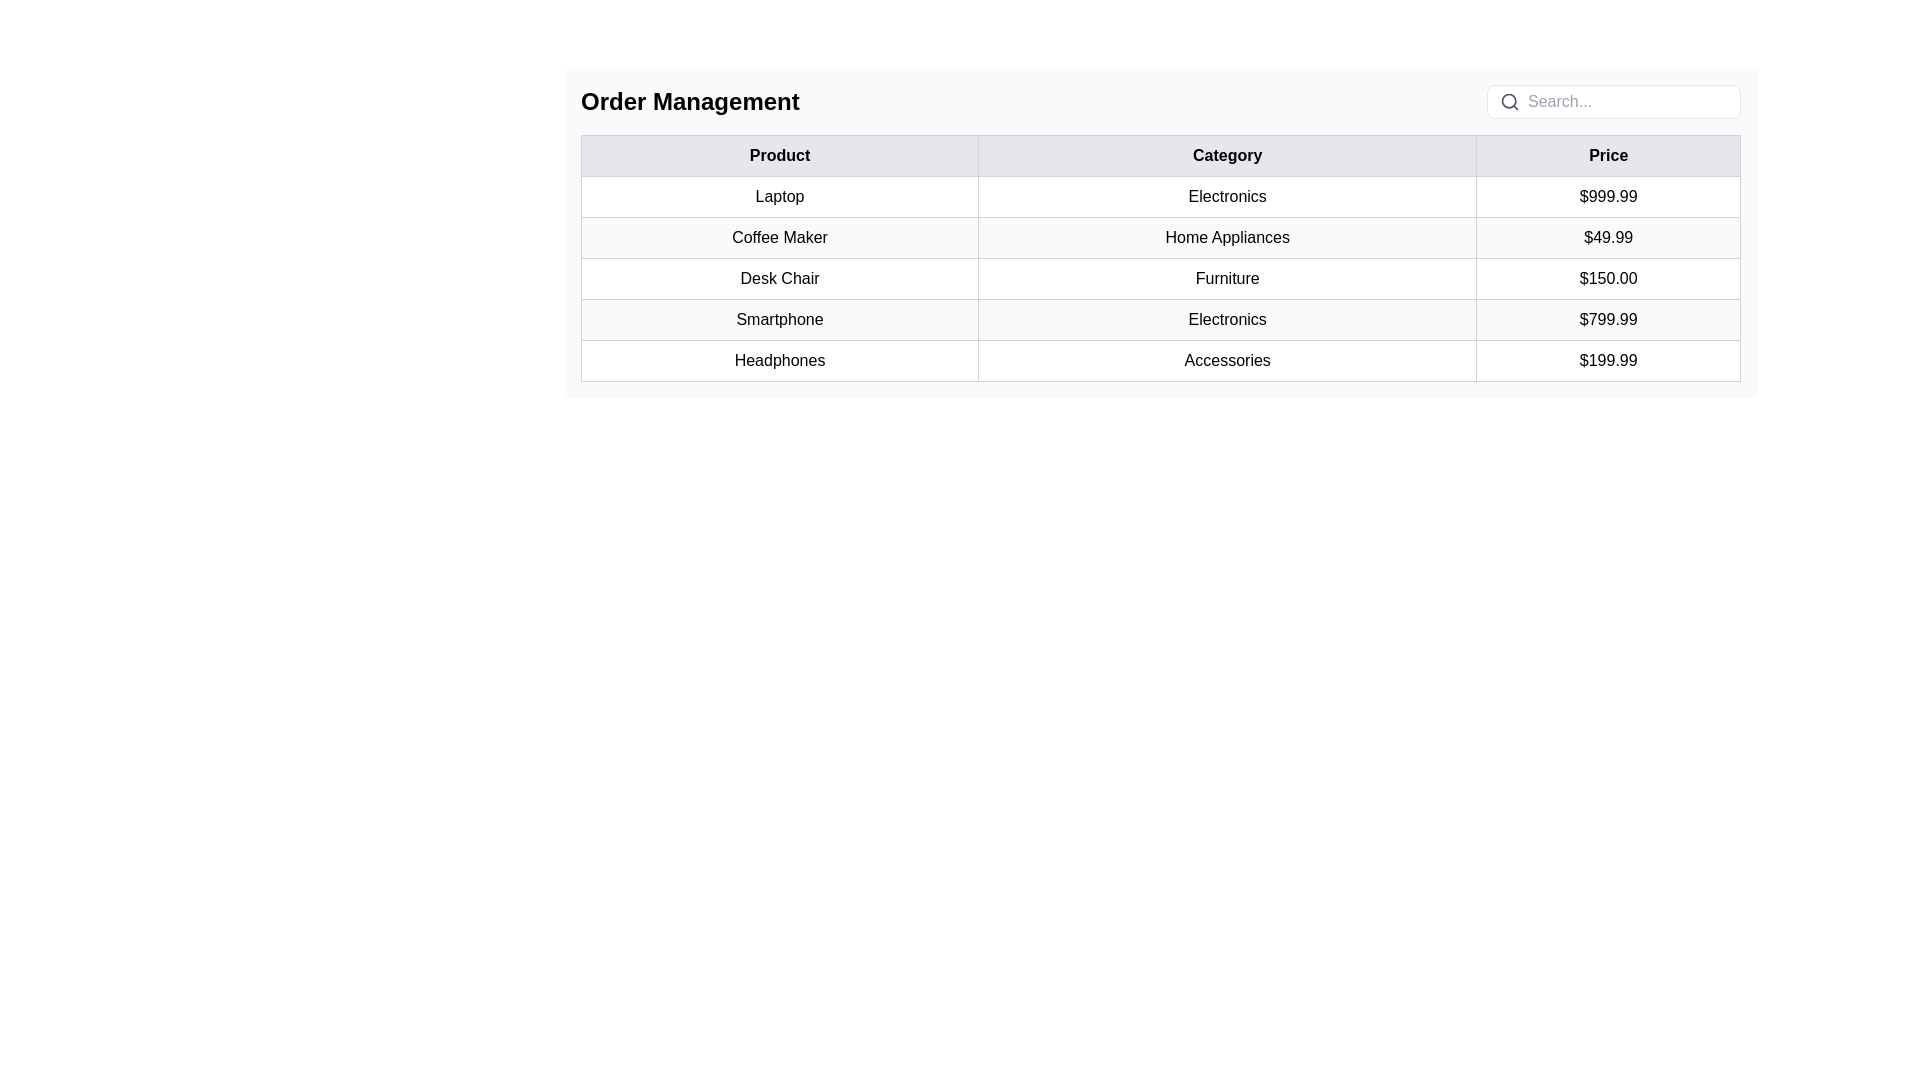 Image resolution: width=1920 pixels, height=1080 pixels. I want to click on the circular element of the magnifying glass icon, which signifies search functionality, located in the header area next to the search input box, so click(1509, 101).